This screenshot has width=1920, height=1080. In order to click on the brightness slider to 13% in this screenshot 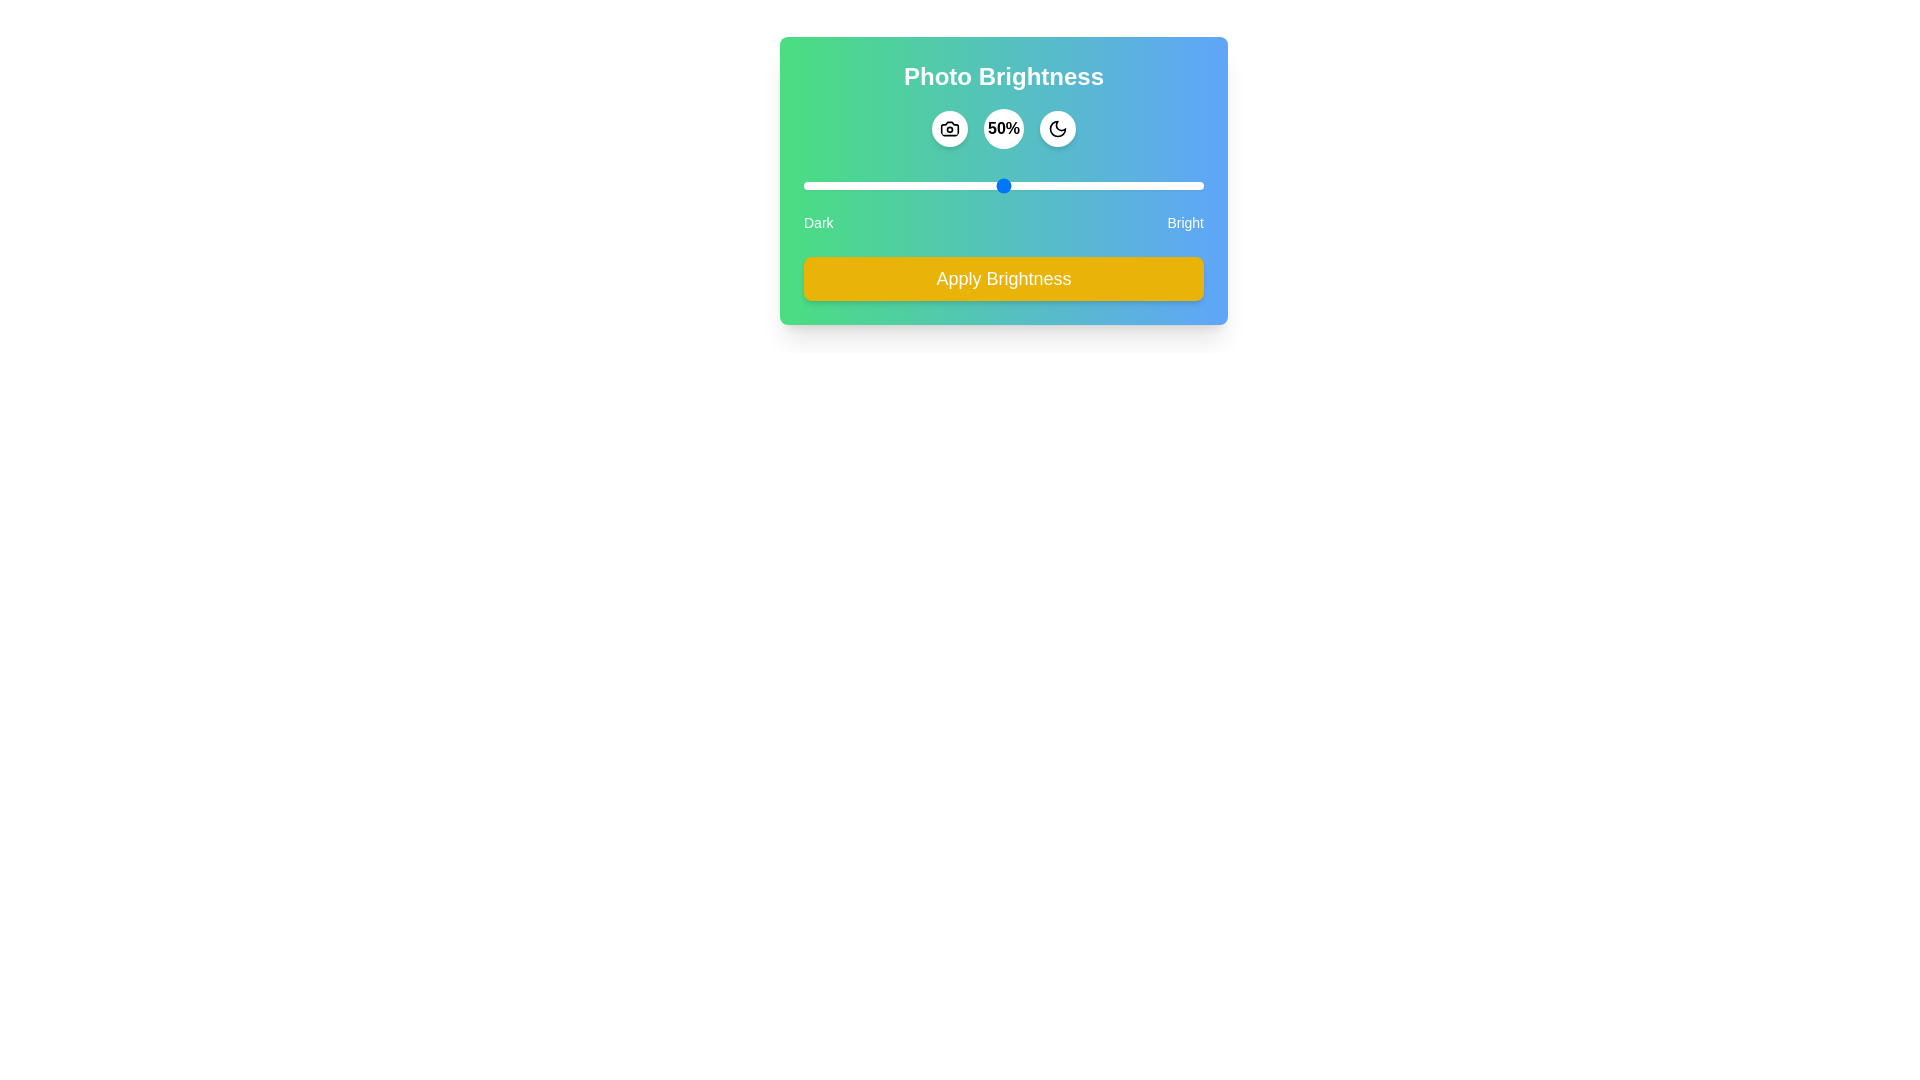, I will do `click(855, 185)`.